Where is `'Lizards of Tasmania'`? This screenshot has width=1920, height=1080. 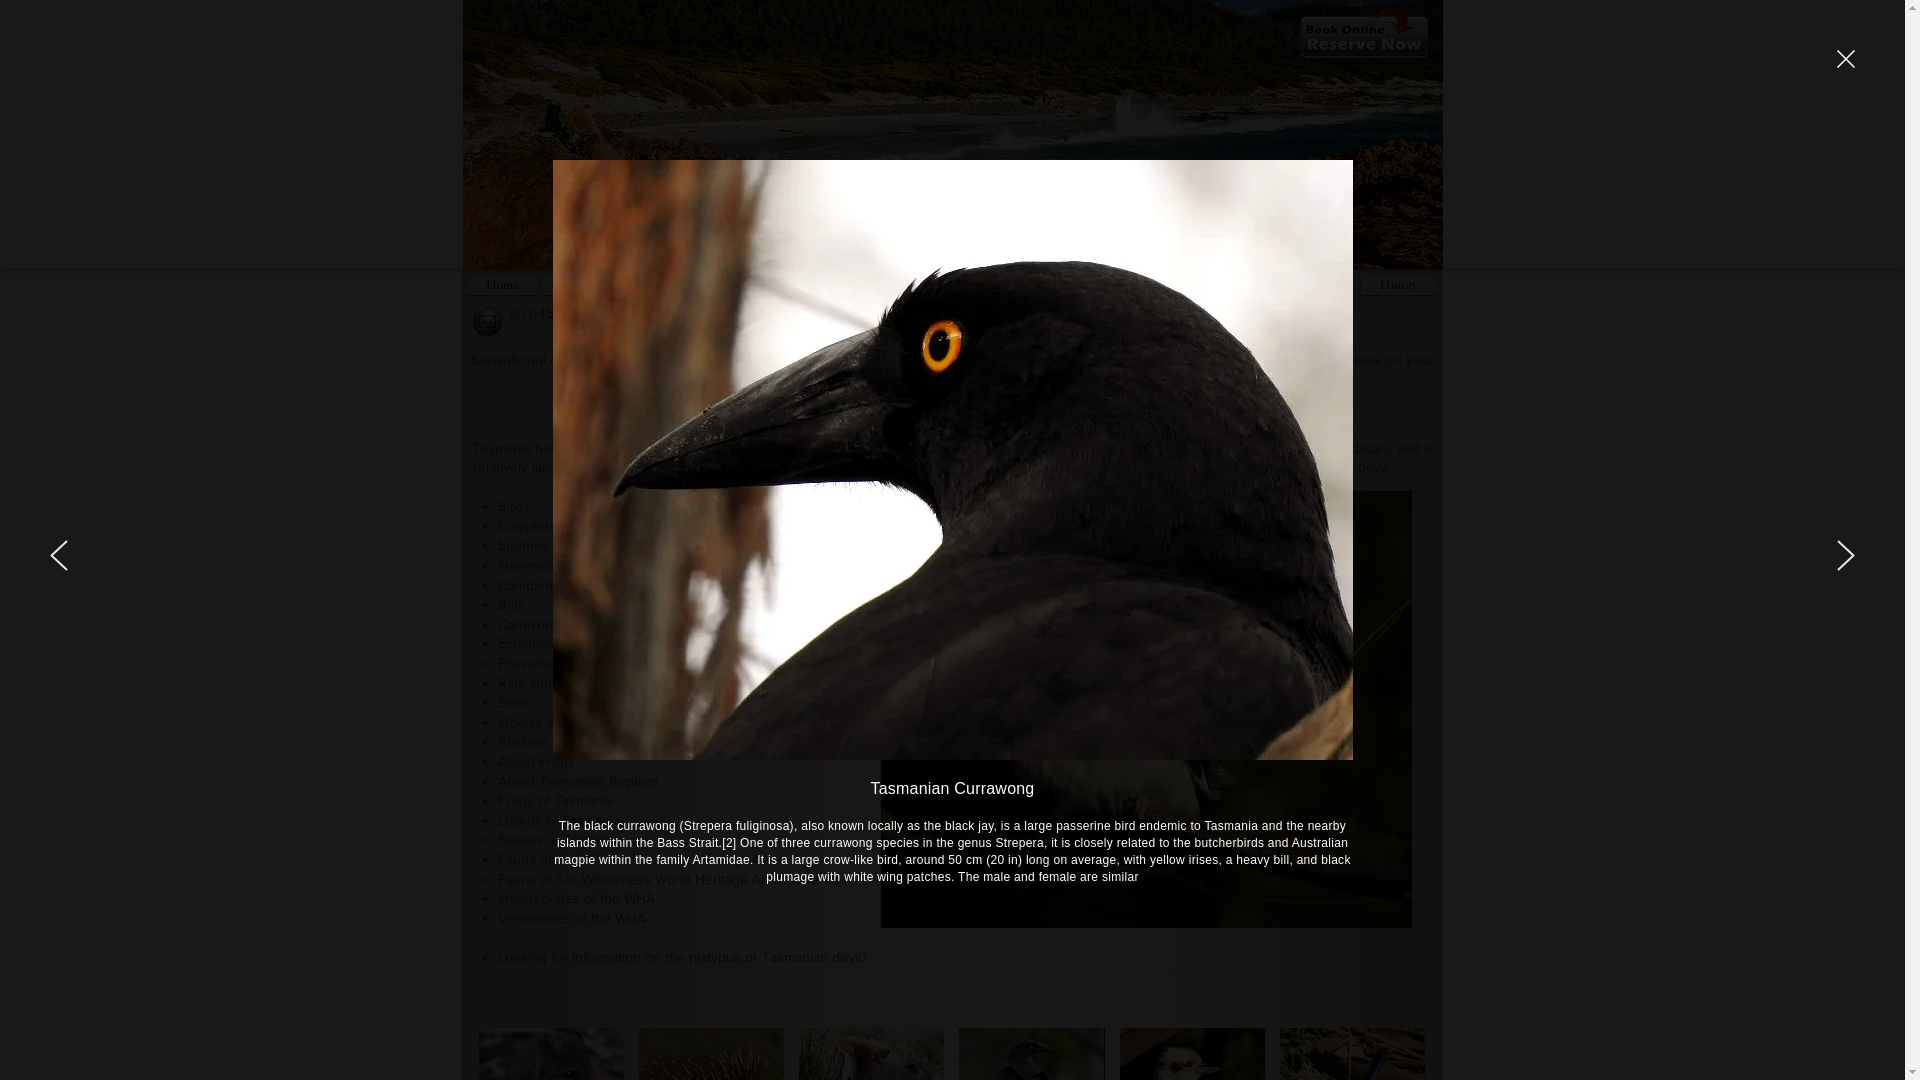
'Lizards of Tasmania' is located at coordinates (498, 820).